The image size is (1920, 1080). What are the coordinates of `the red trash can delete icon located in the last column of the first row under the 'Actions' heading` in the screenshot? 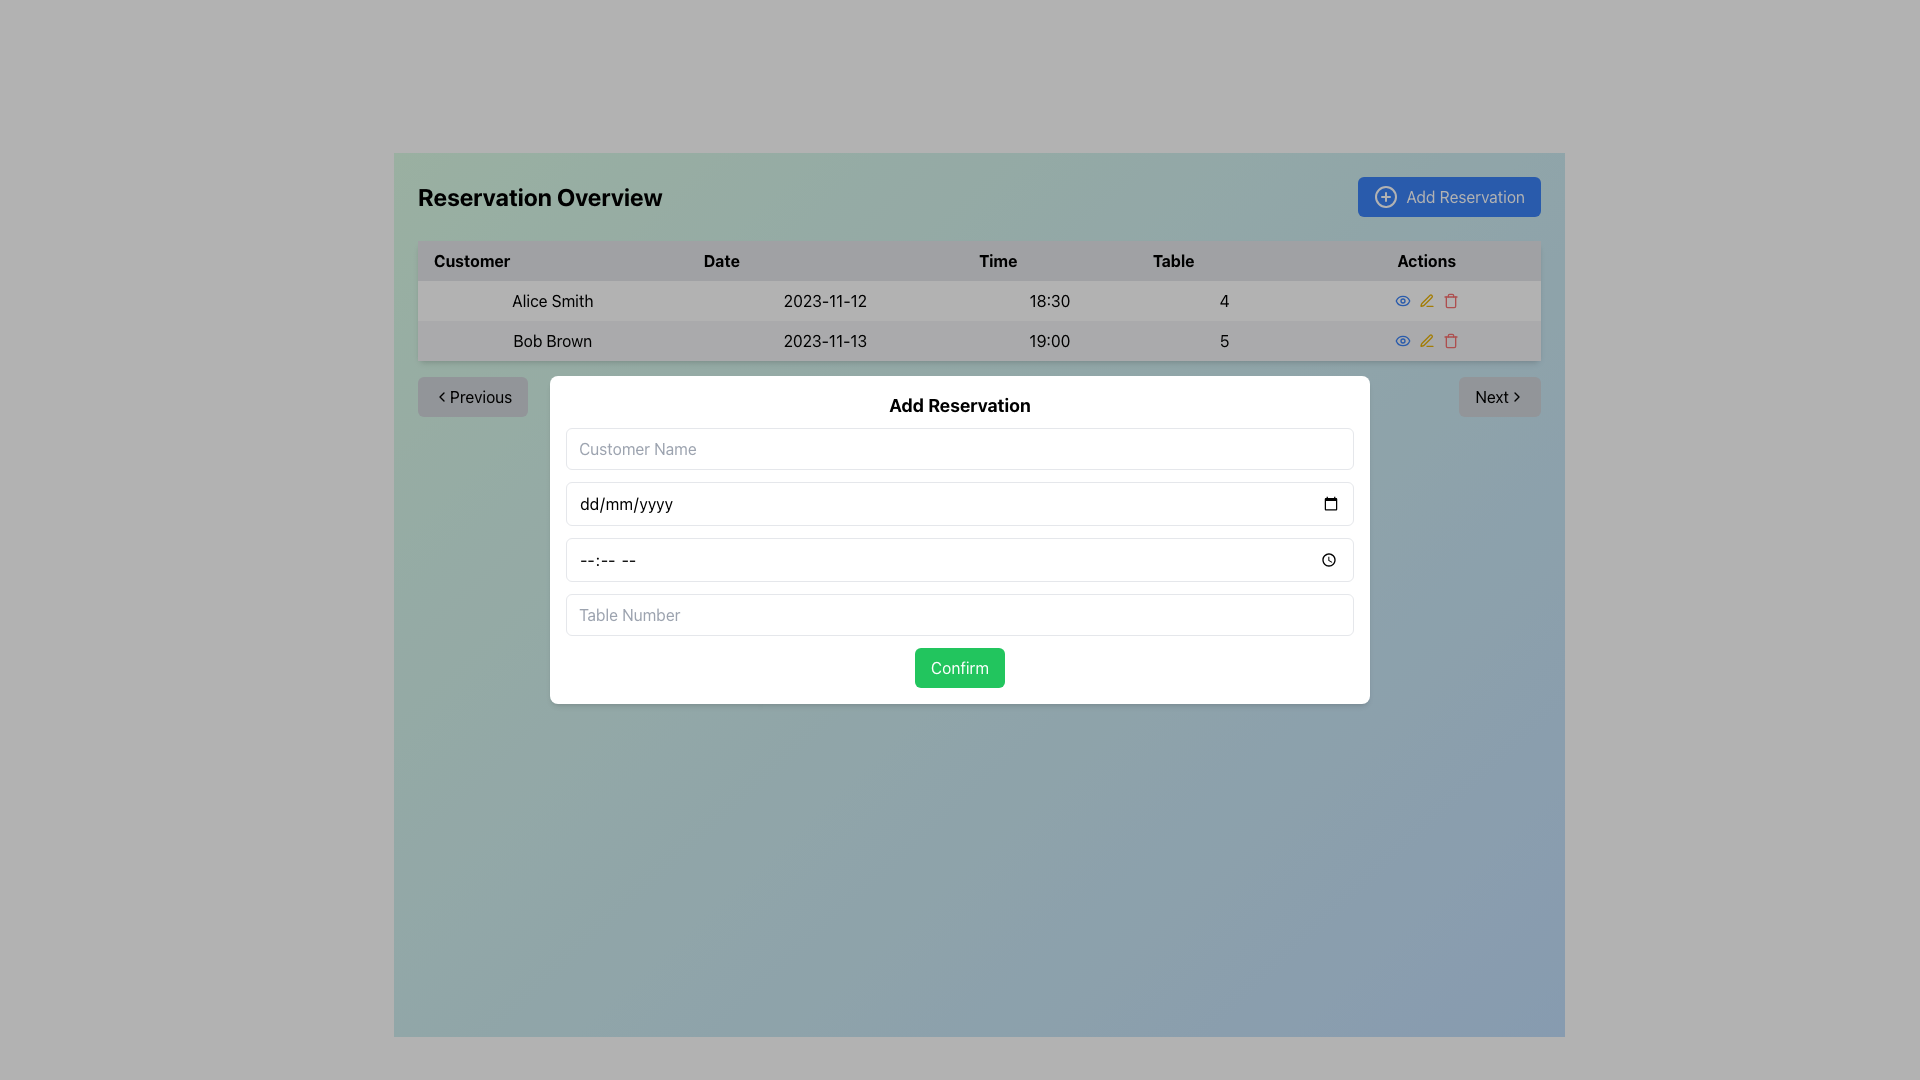 It's located at (1450, 300).